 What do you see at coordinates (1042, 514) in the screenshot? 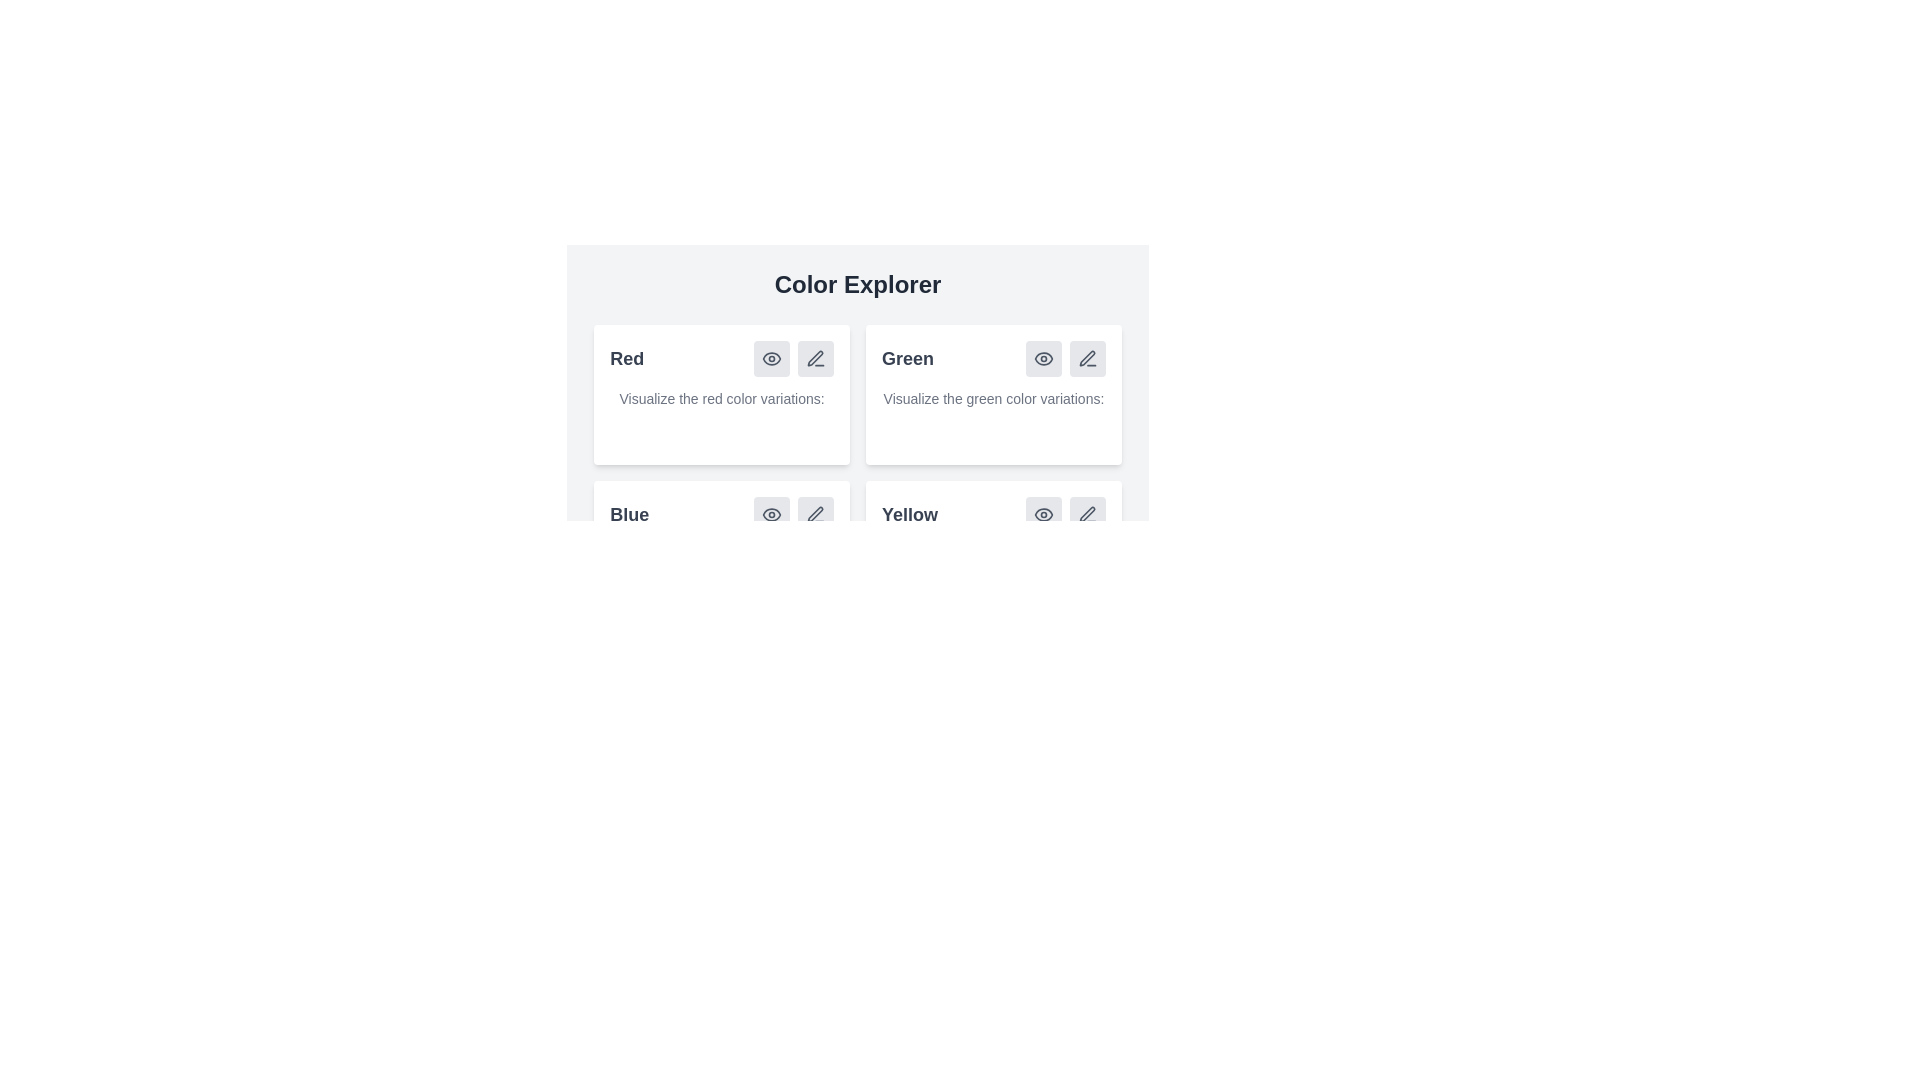
I see `the toggle visibility button in the lower-right corner of the 'Yellow' section of the 'Color Explorer' layout` at bounding box center [1042, 514].